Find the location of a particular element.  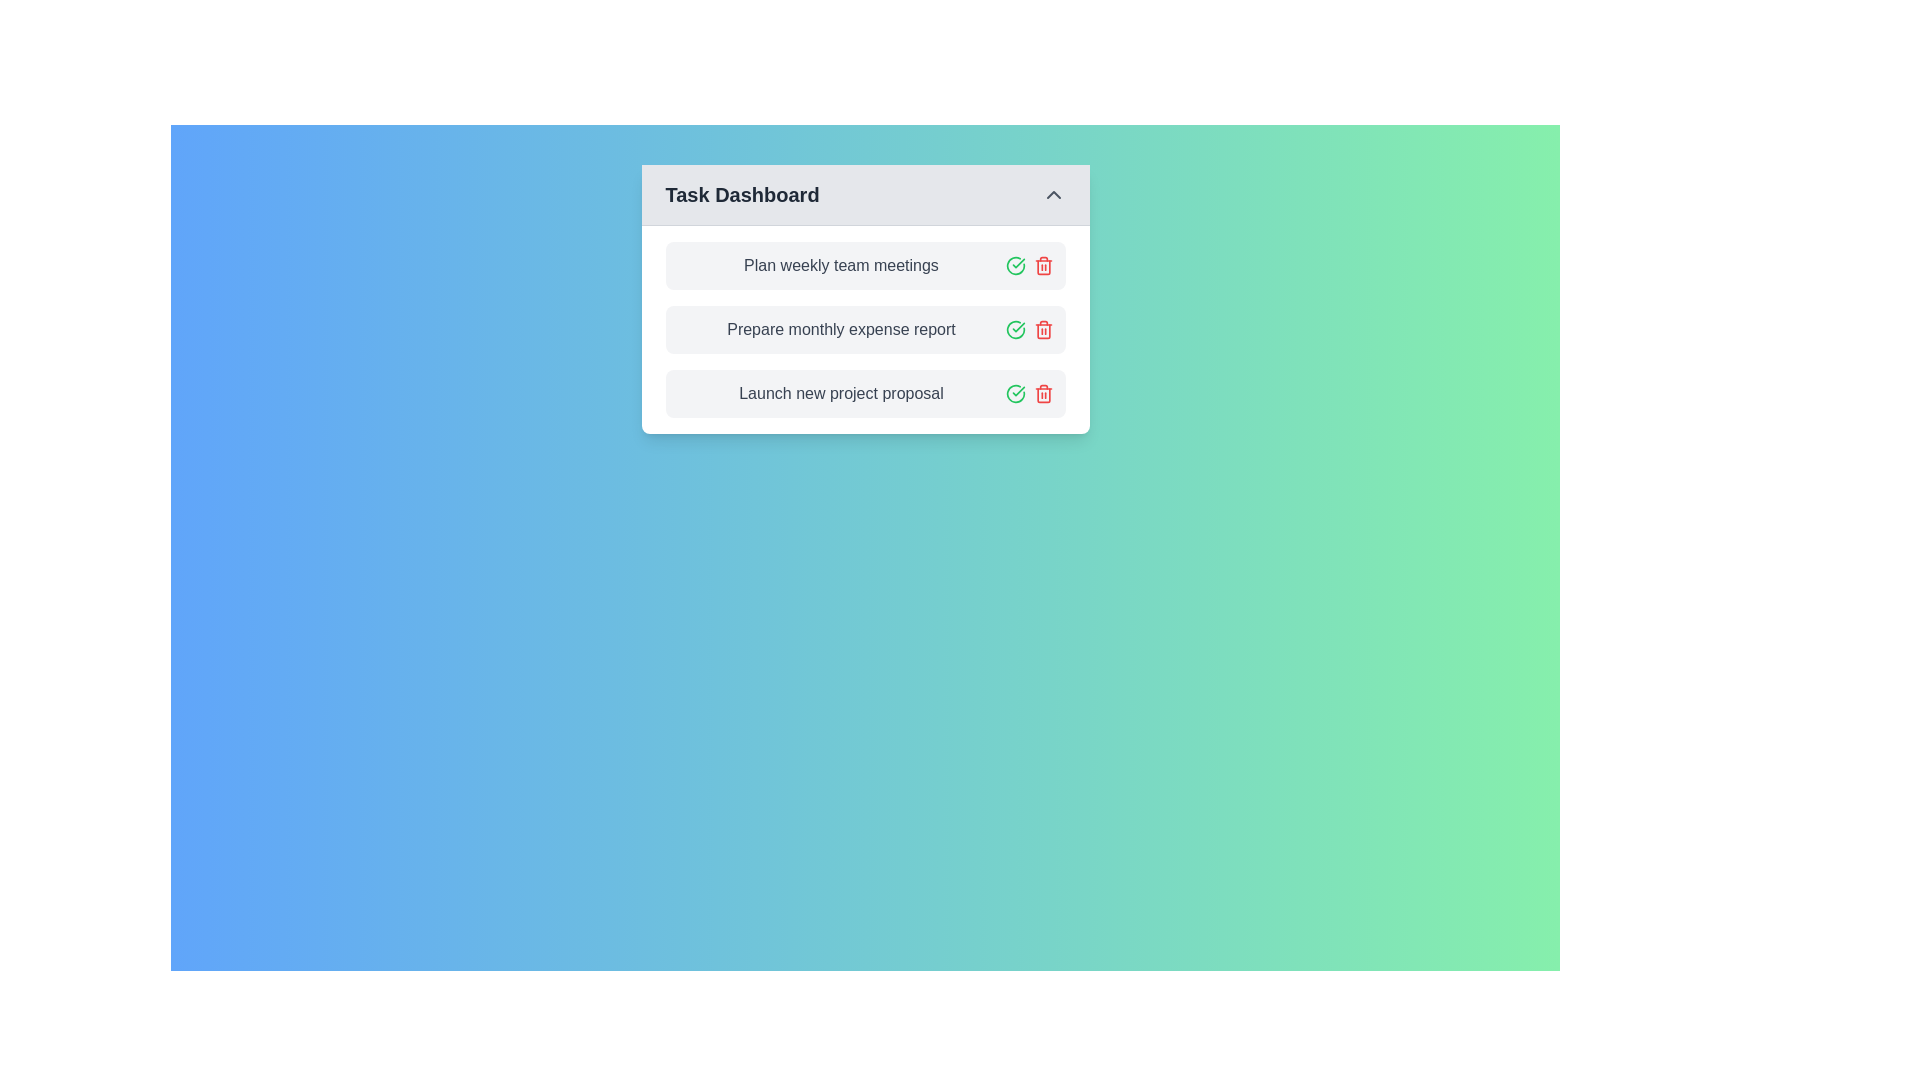

the first icon in the third task row of the 'Task Dashboard' card interface to confirm the task is located at coordinates (1015, 393).